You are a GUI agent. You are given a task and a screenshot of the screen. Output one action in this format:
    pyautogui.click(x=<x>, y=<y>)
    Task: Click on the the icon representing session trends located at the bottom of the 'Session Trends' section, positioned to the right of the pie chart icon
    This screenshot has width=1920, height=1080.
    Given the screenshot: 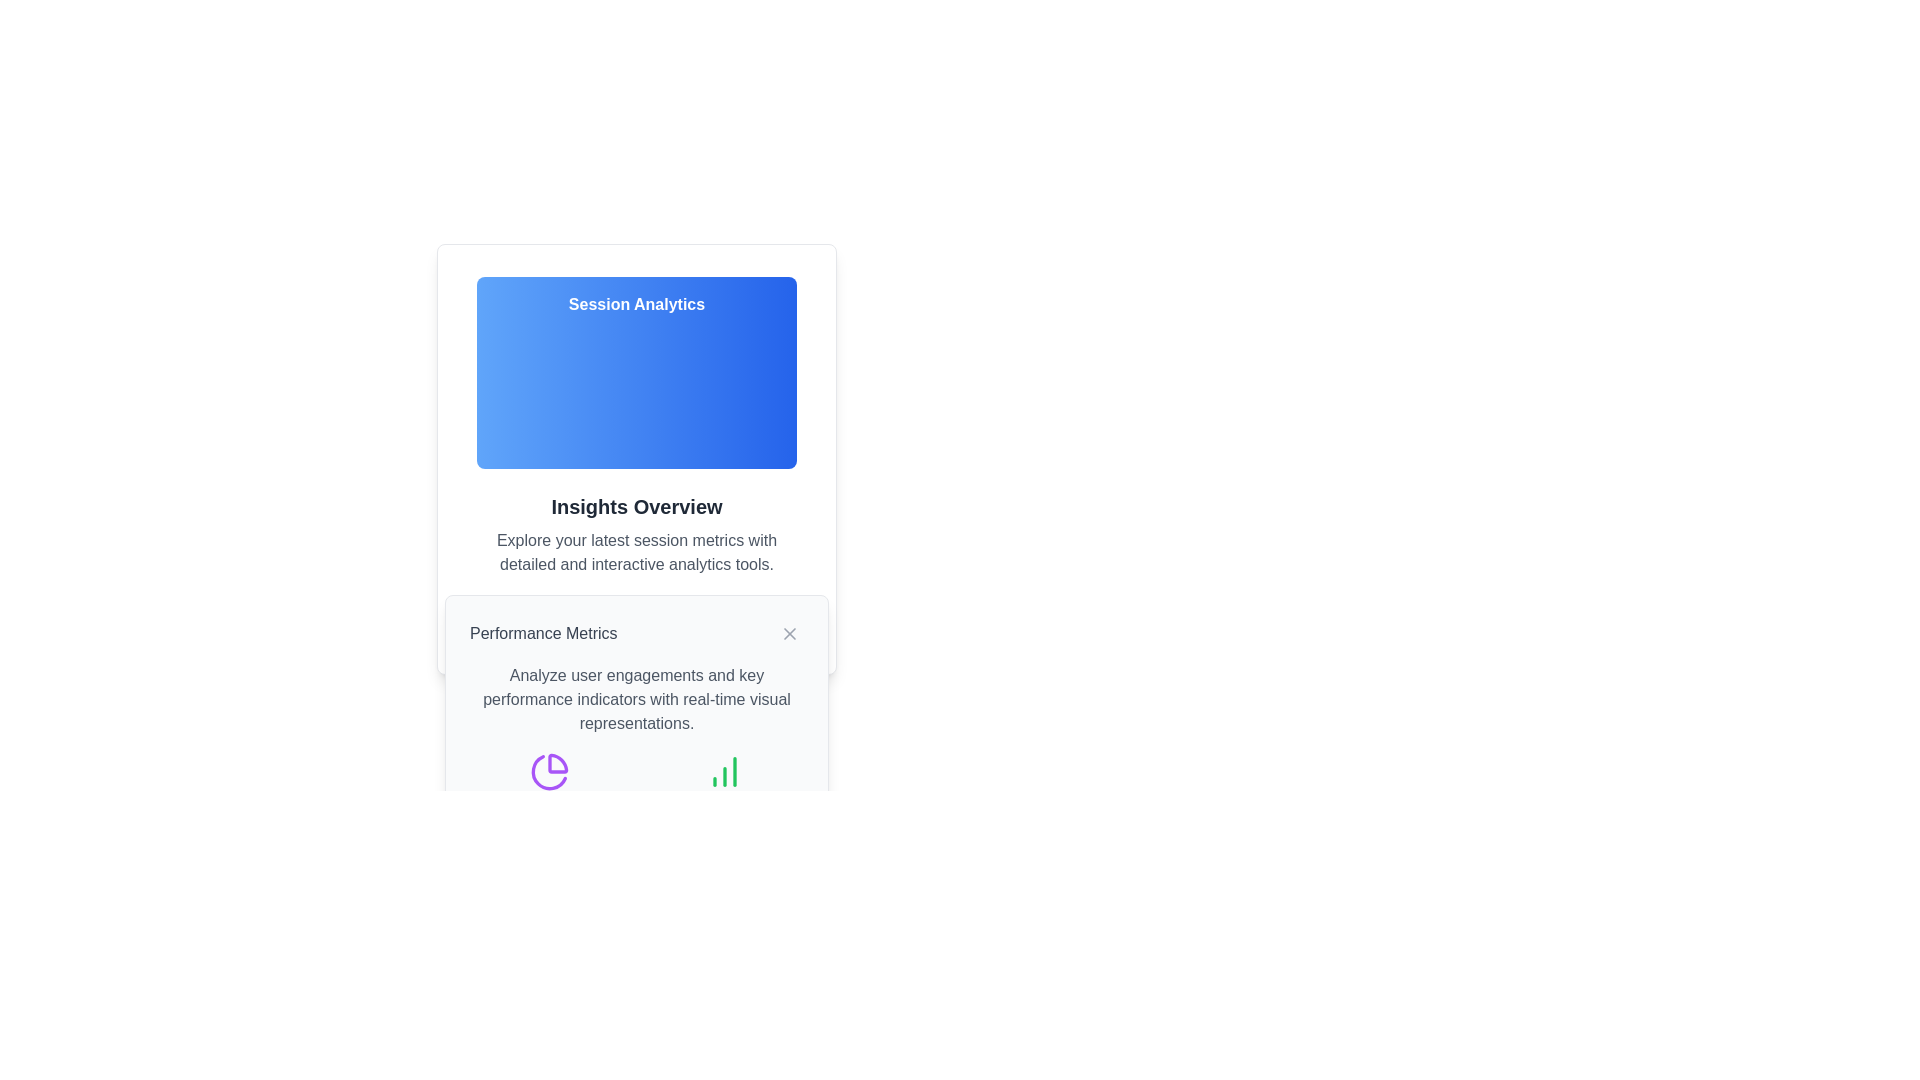 What is the action you would take?
    pyautogui.click(x=723, y=770)
    